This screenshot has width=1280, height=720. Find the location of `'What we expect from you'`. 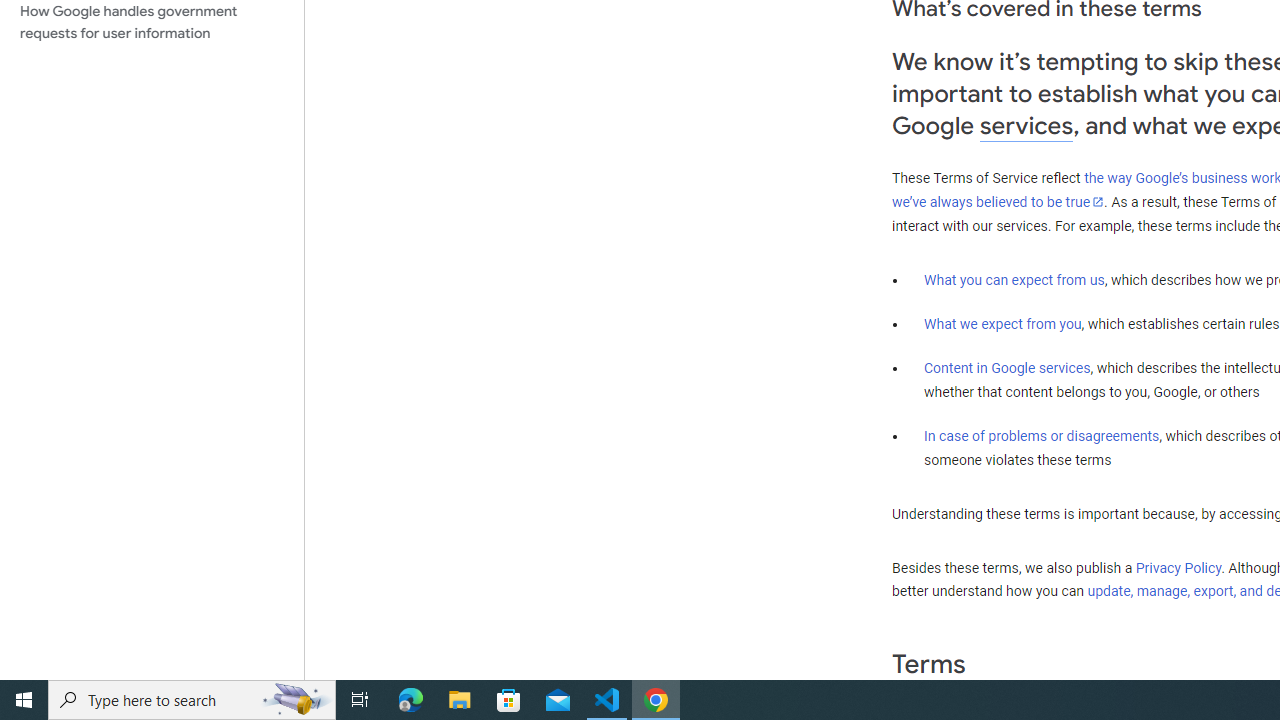

'What we expect from you' is located at coordinates (1002, 323).